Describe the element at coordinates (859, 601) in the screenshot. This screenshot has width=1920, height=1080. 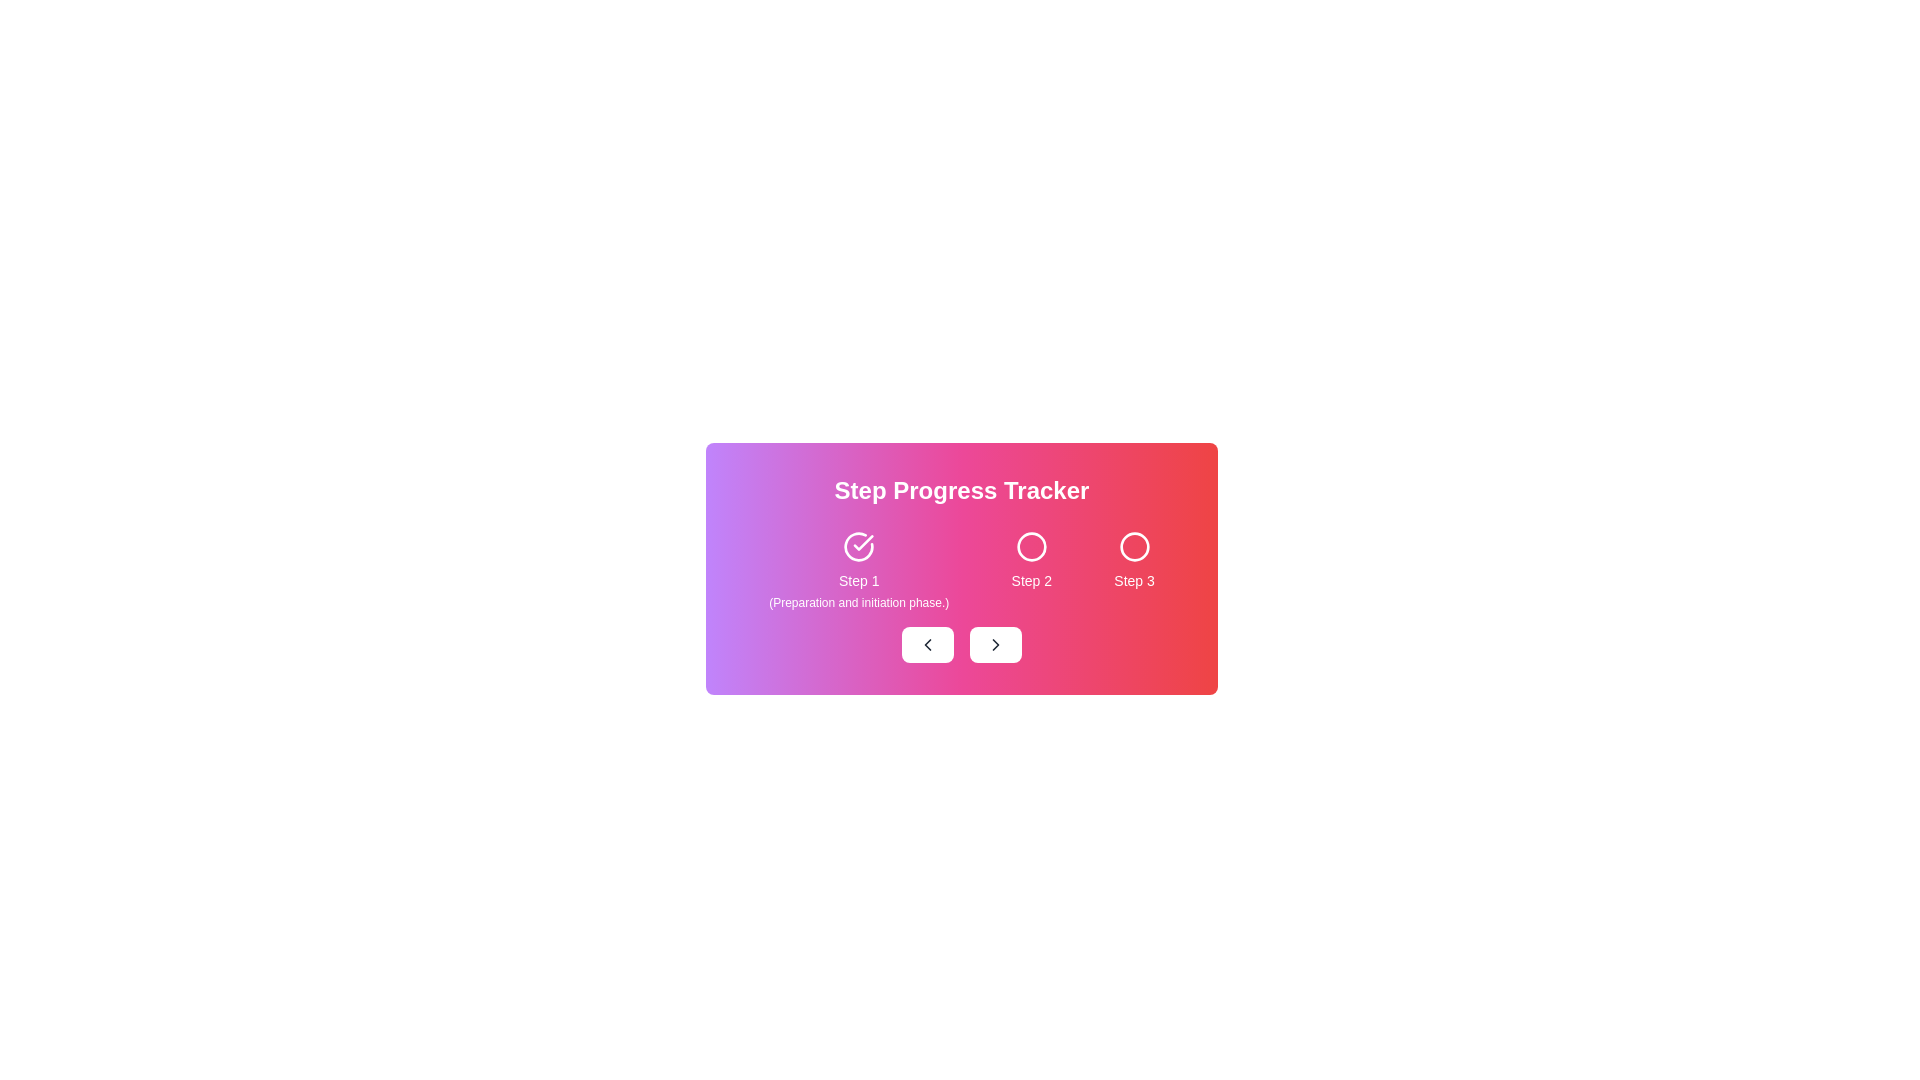
I see `the text element displaying '(Preparation and initiation phase.)', which is located directly below the 'Step 1' label in the step progress tracker interface` at that location.